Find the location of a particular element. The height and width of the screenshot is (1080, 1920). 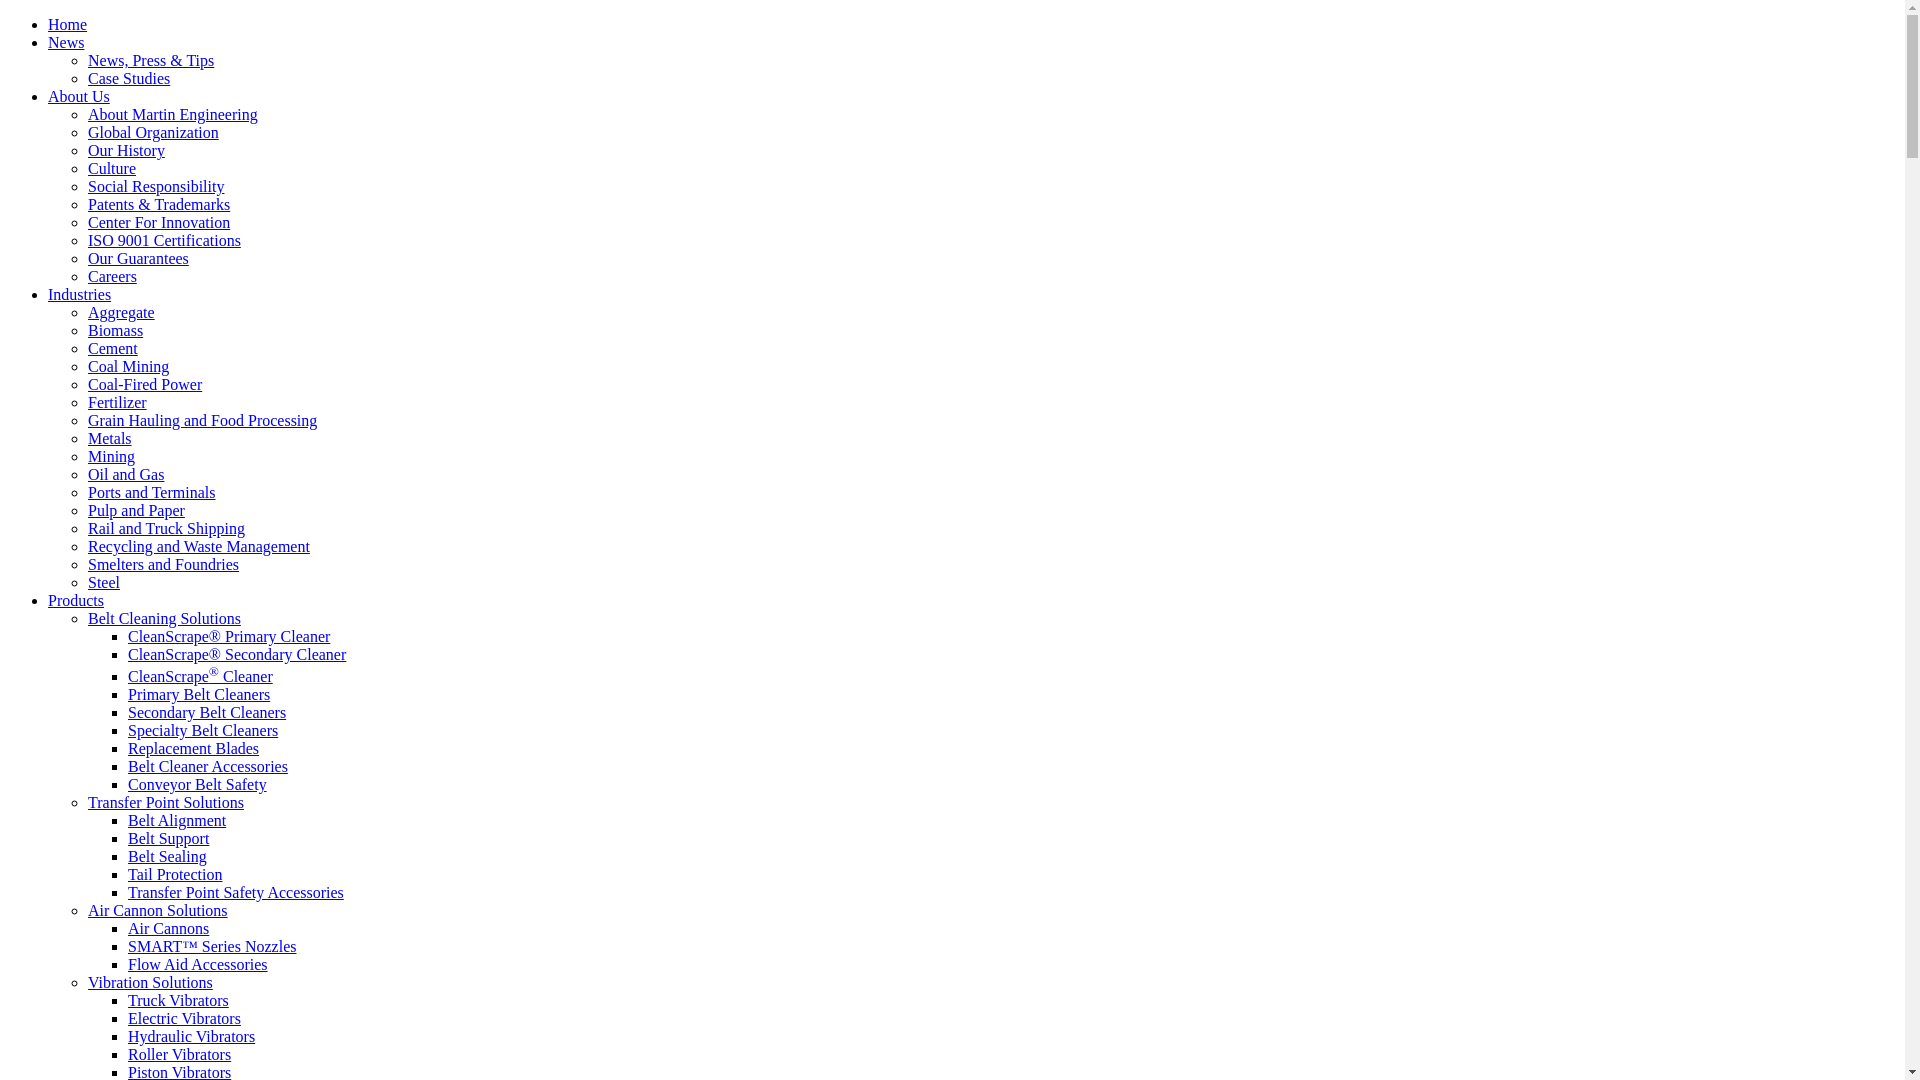

'Rail and Truck Shipping' is located at coordinates (166, 527).